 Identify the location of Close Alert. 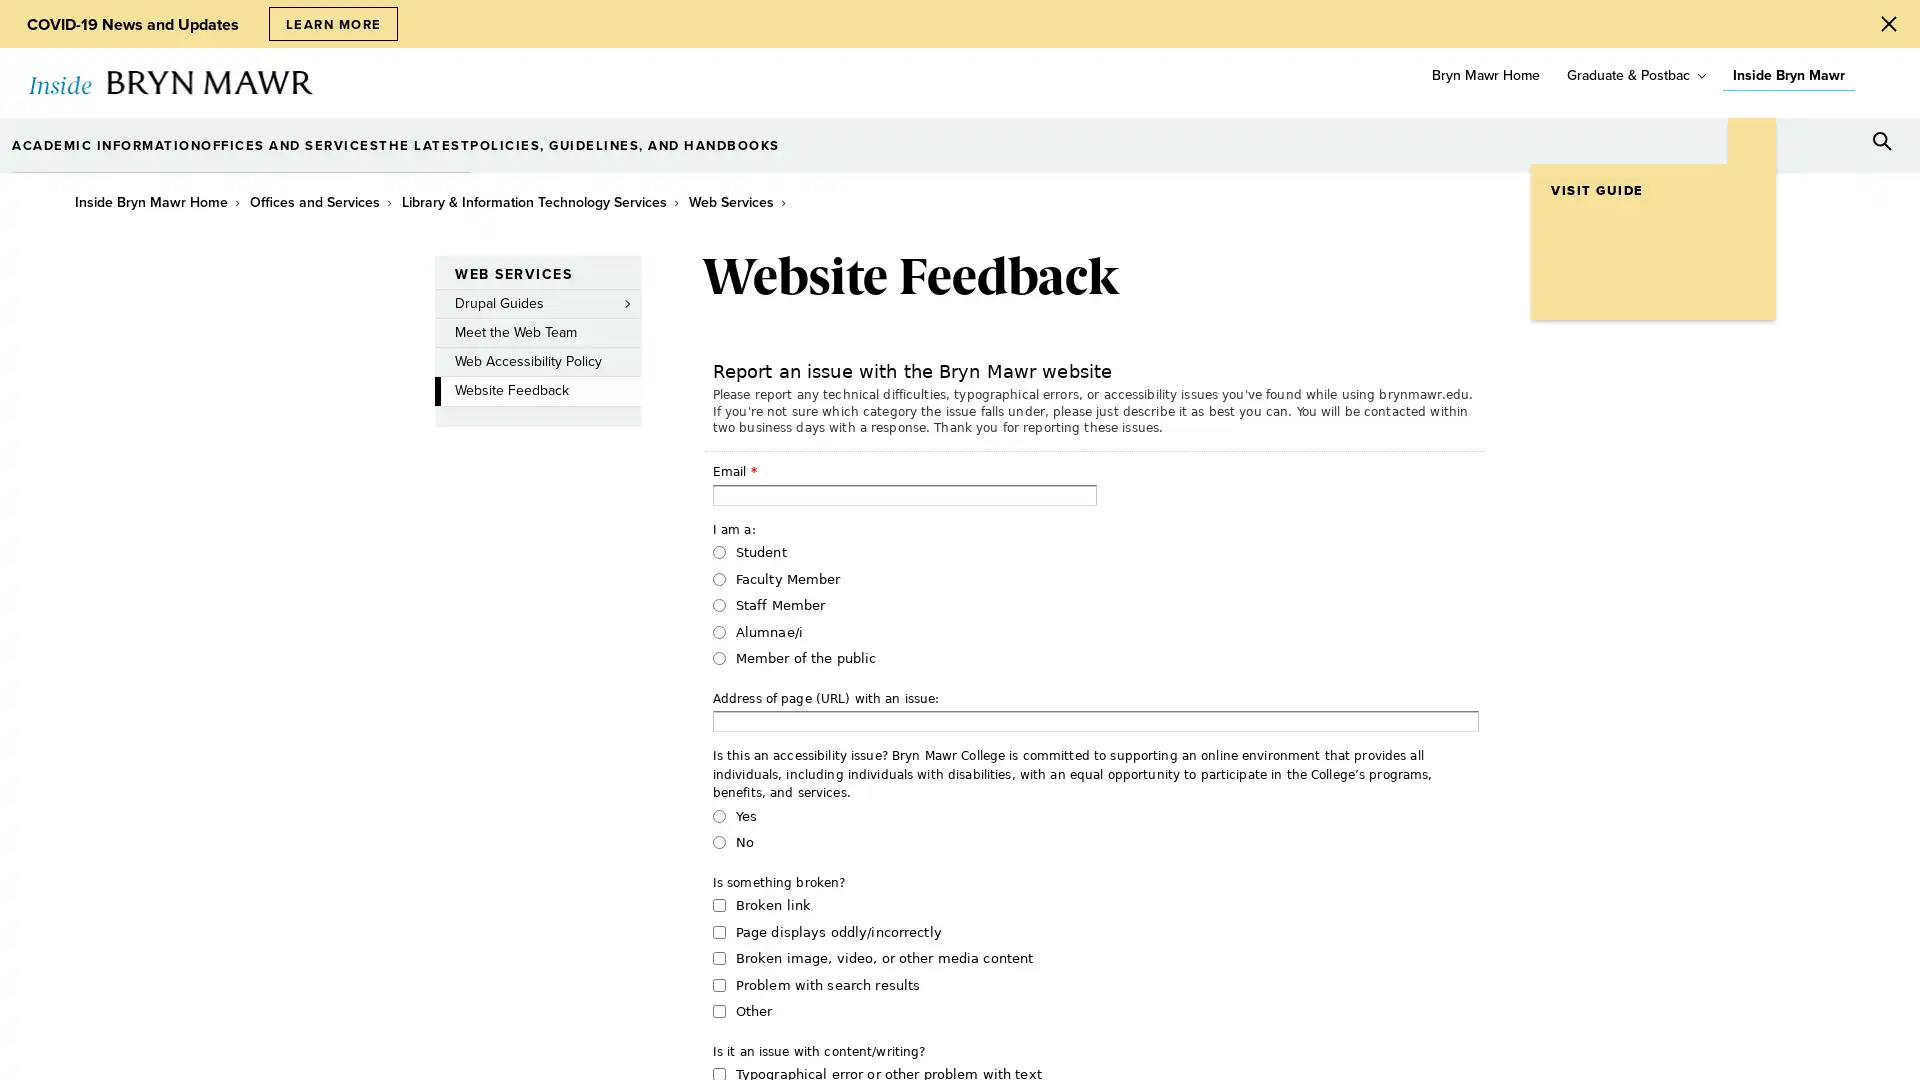
(1888, 23).